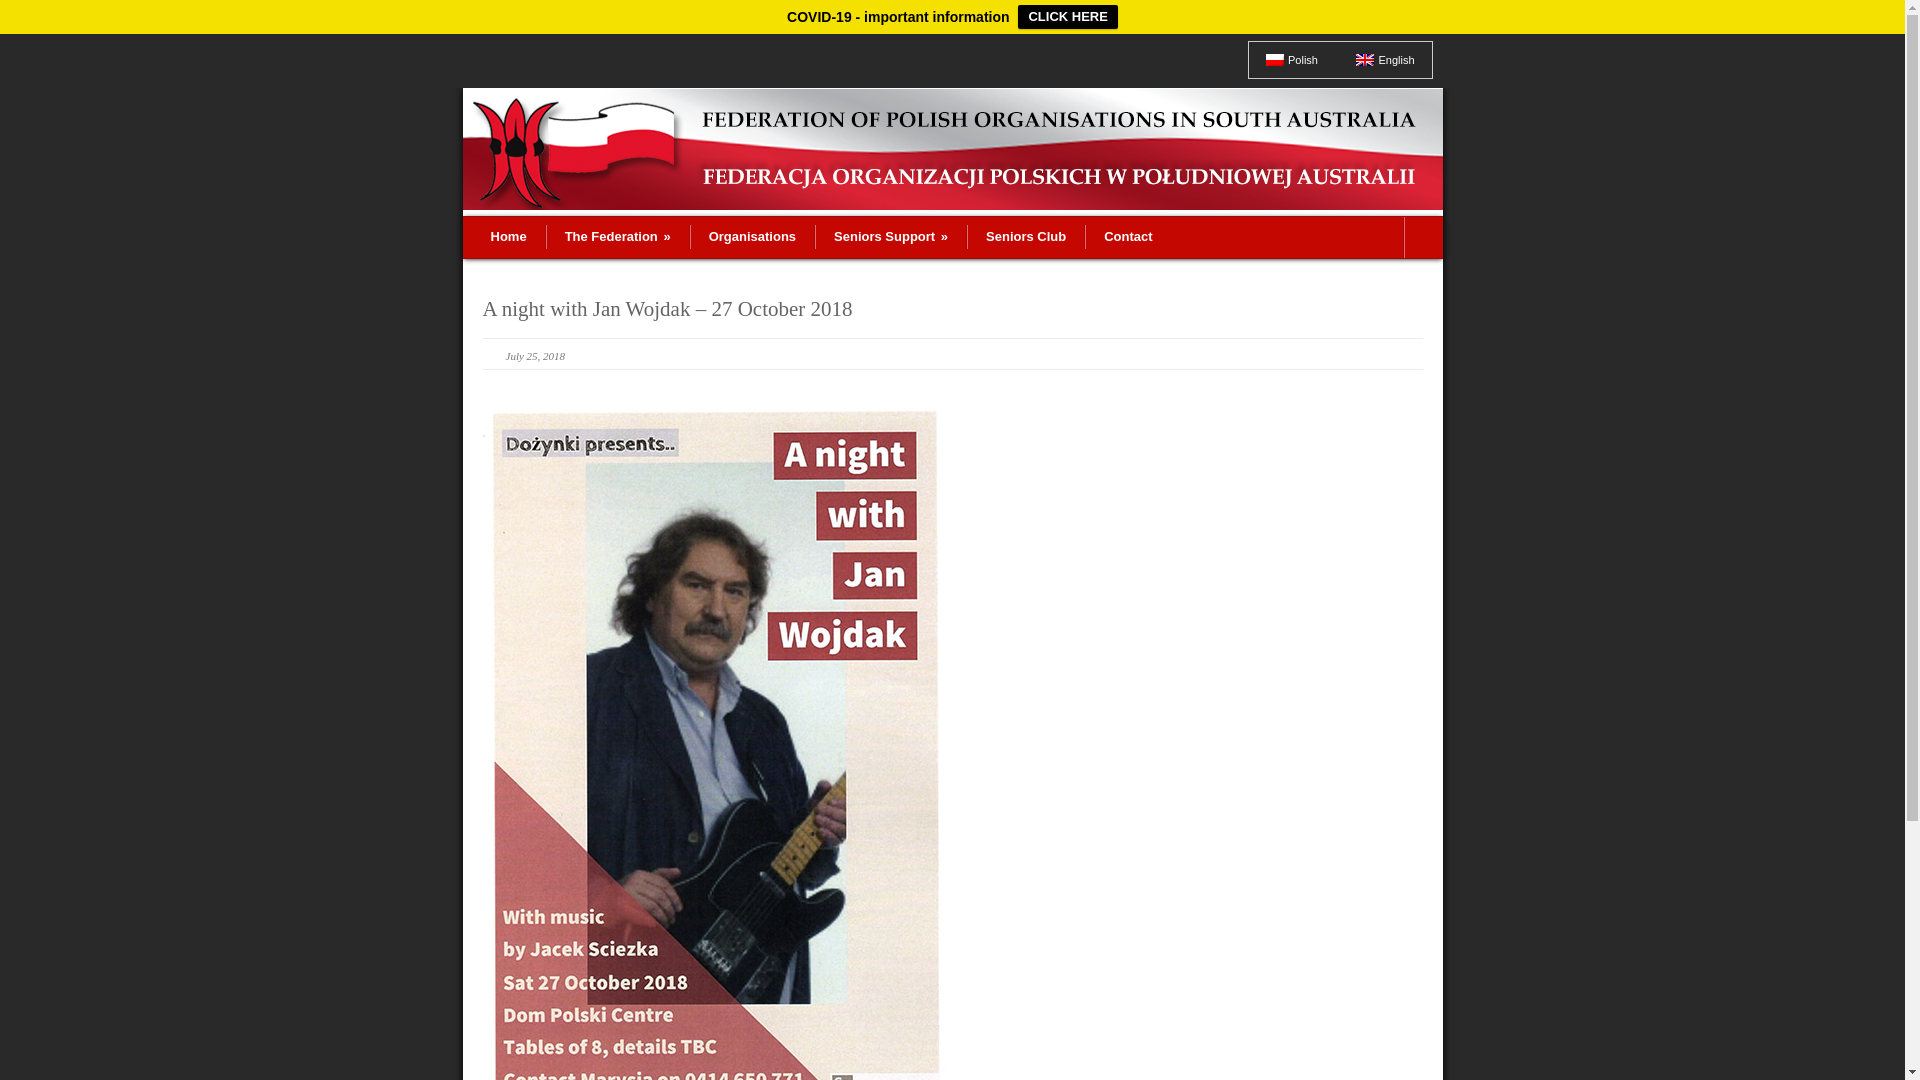  What do you see at coordinates (1026, 235) in the screenshot?
I see `'Seniors Club'` at bounding box center [1026, 235].